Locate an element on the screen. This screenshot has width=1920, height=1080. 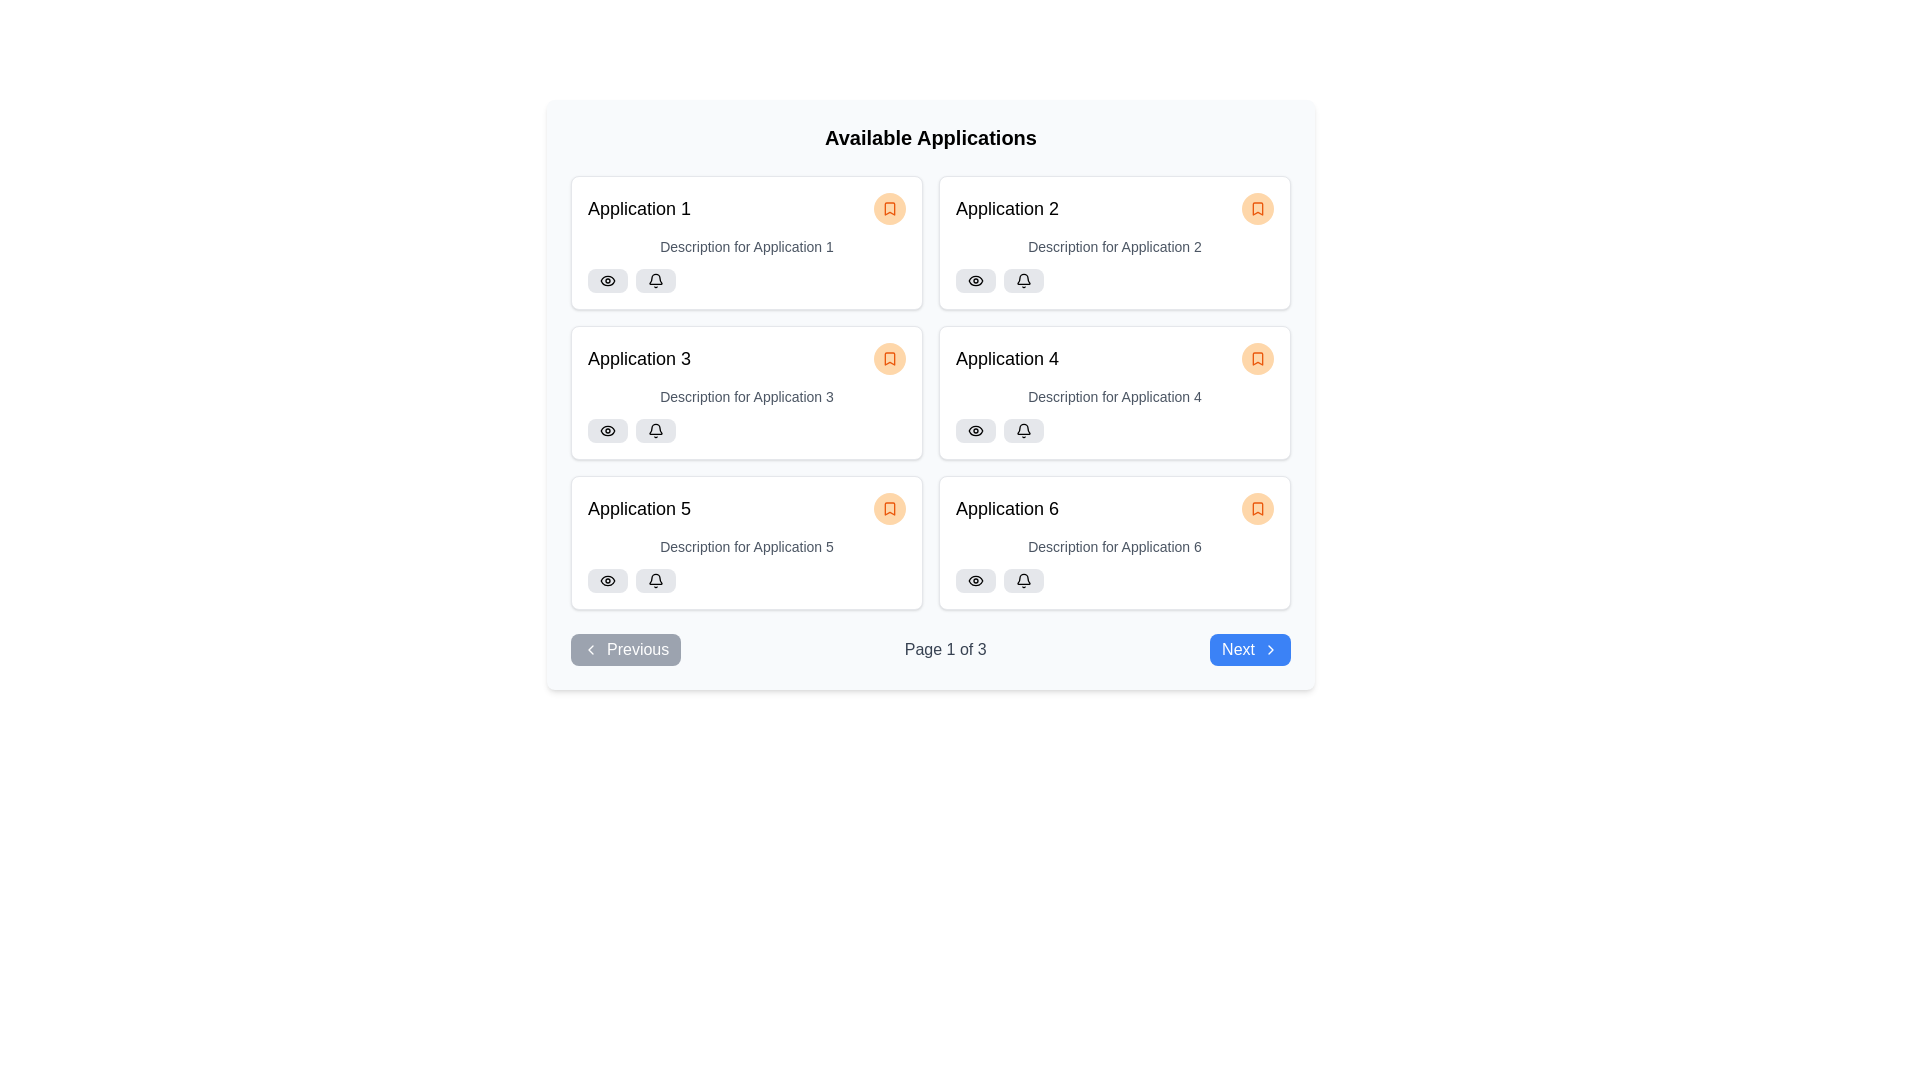
the visibility button with an icon located in the lower row of the 'Application 4' card, to the left of the bell icon is located at coordinates (975, 430).